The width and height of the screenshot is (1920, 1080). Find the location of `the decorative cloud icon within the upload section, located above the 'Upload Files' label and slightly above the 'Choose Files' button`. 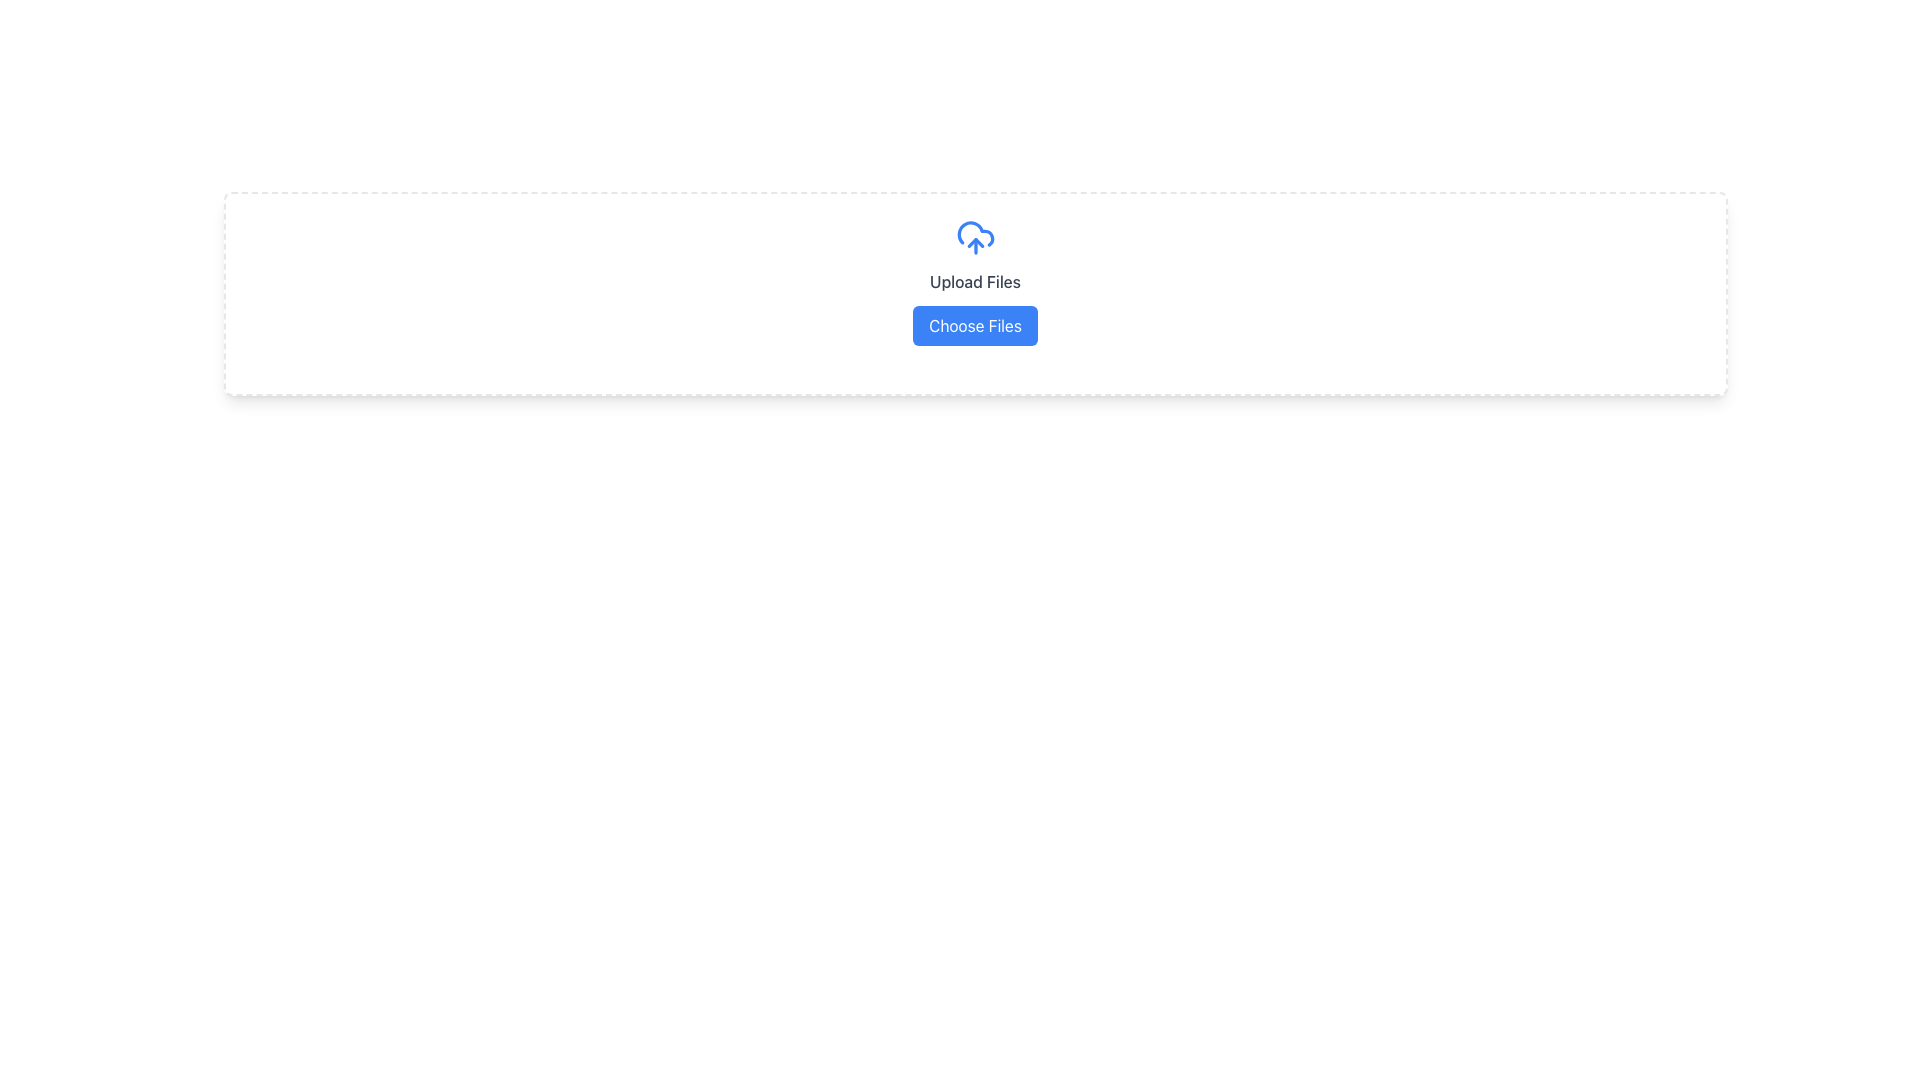

the decorative cloud icon within the upload section, located above the 'Upload Files' label and slightly above the 'Choose Files' button is located at coordinates (975, 233).